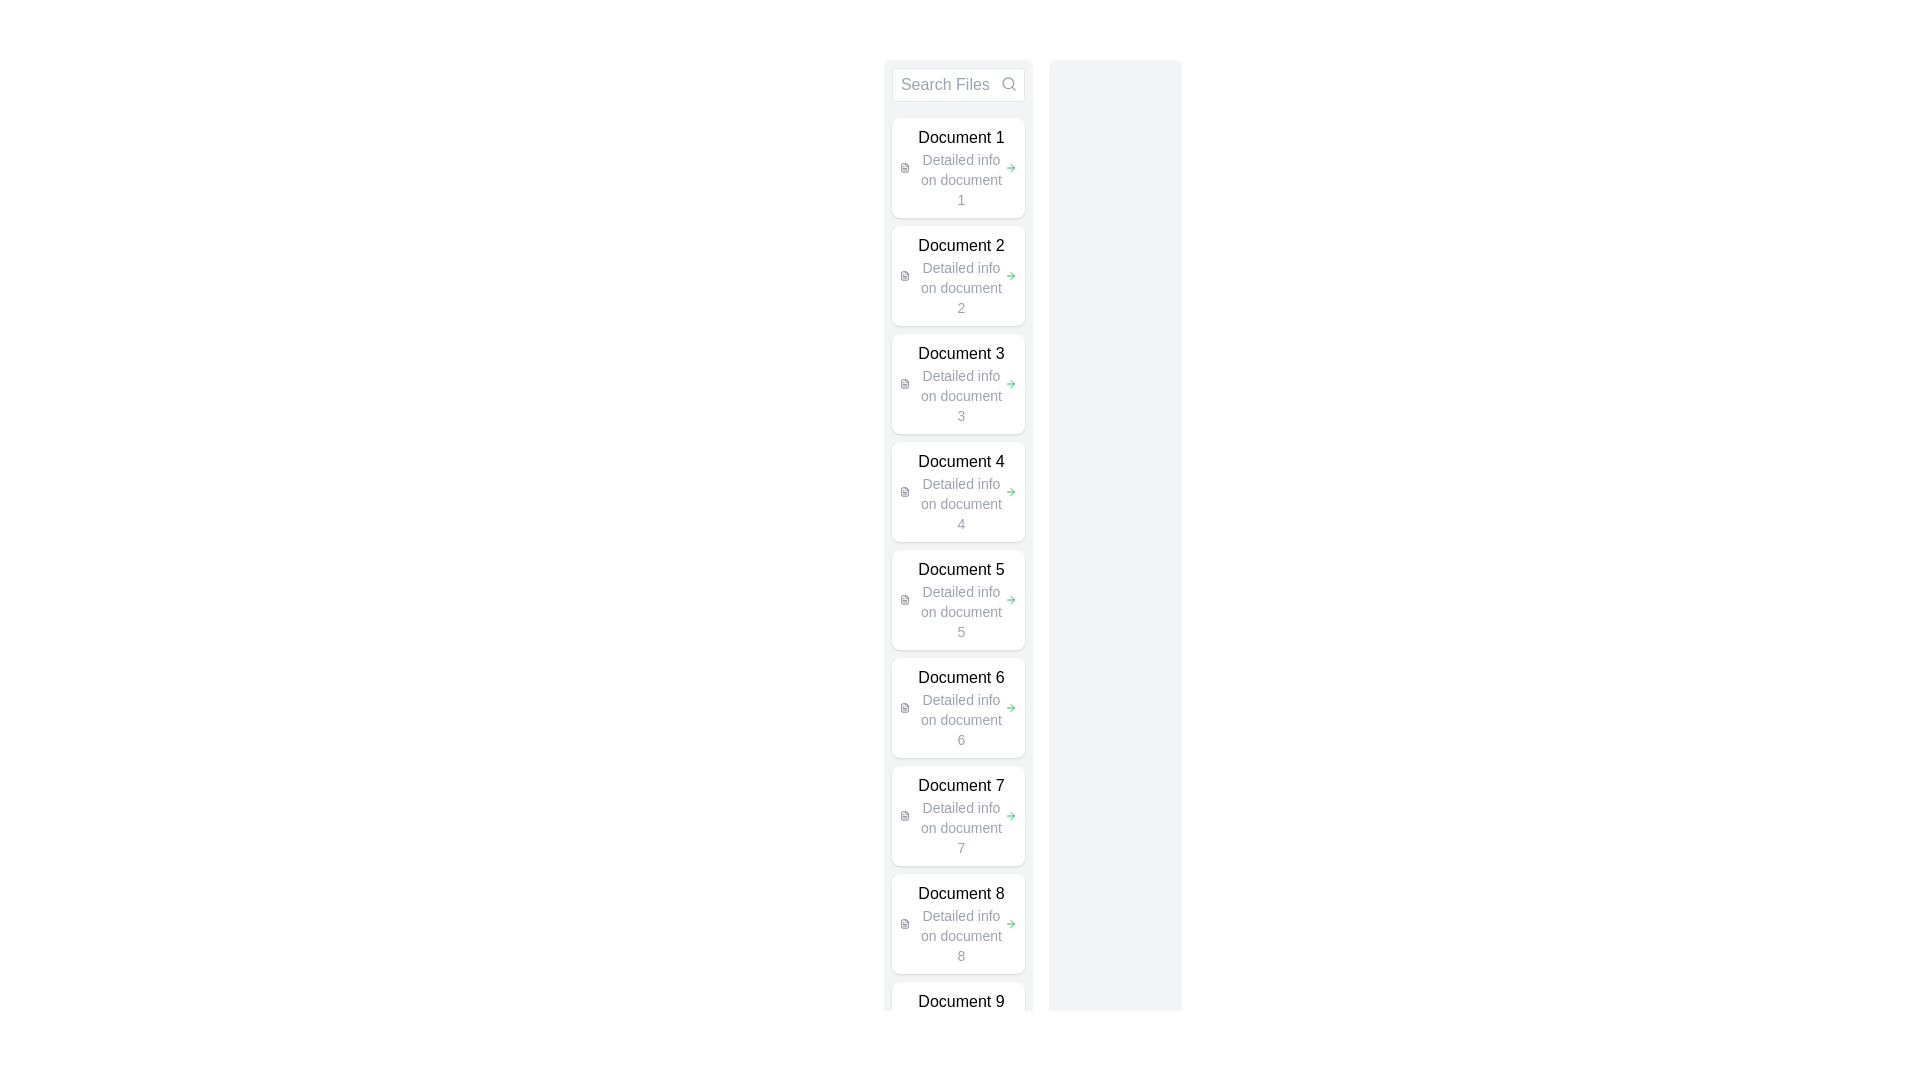 The height and width of the screenshot is (1080, 1920). Describe the element at coordinates (961, 720) in the screenshot. I see `the informational text label located directly below the main heading 'Document 6' in the sixth item of the vertical list` at that location.